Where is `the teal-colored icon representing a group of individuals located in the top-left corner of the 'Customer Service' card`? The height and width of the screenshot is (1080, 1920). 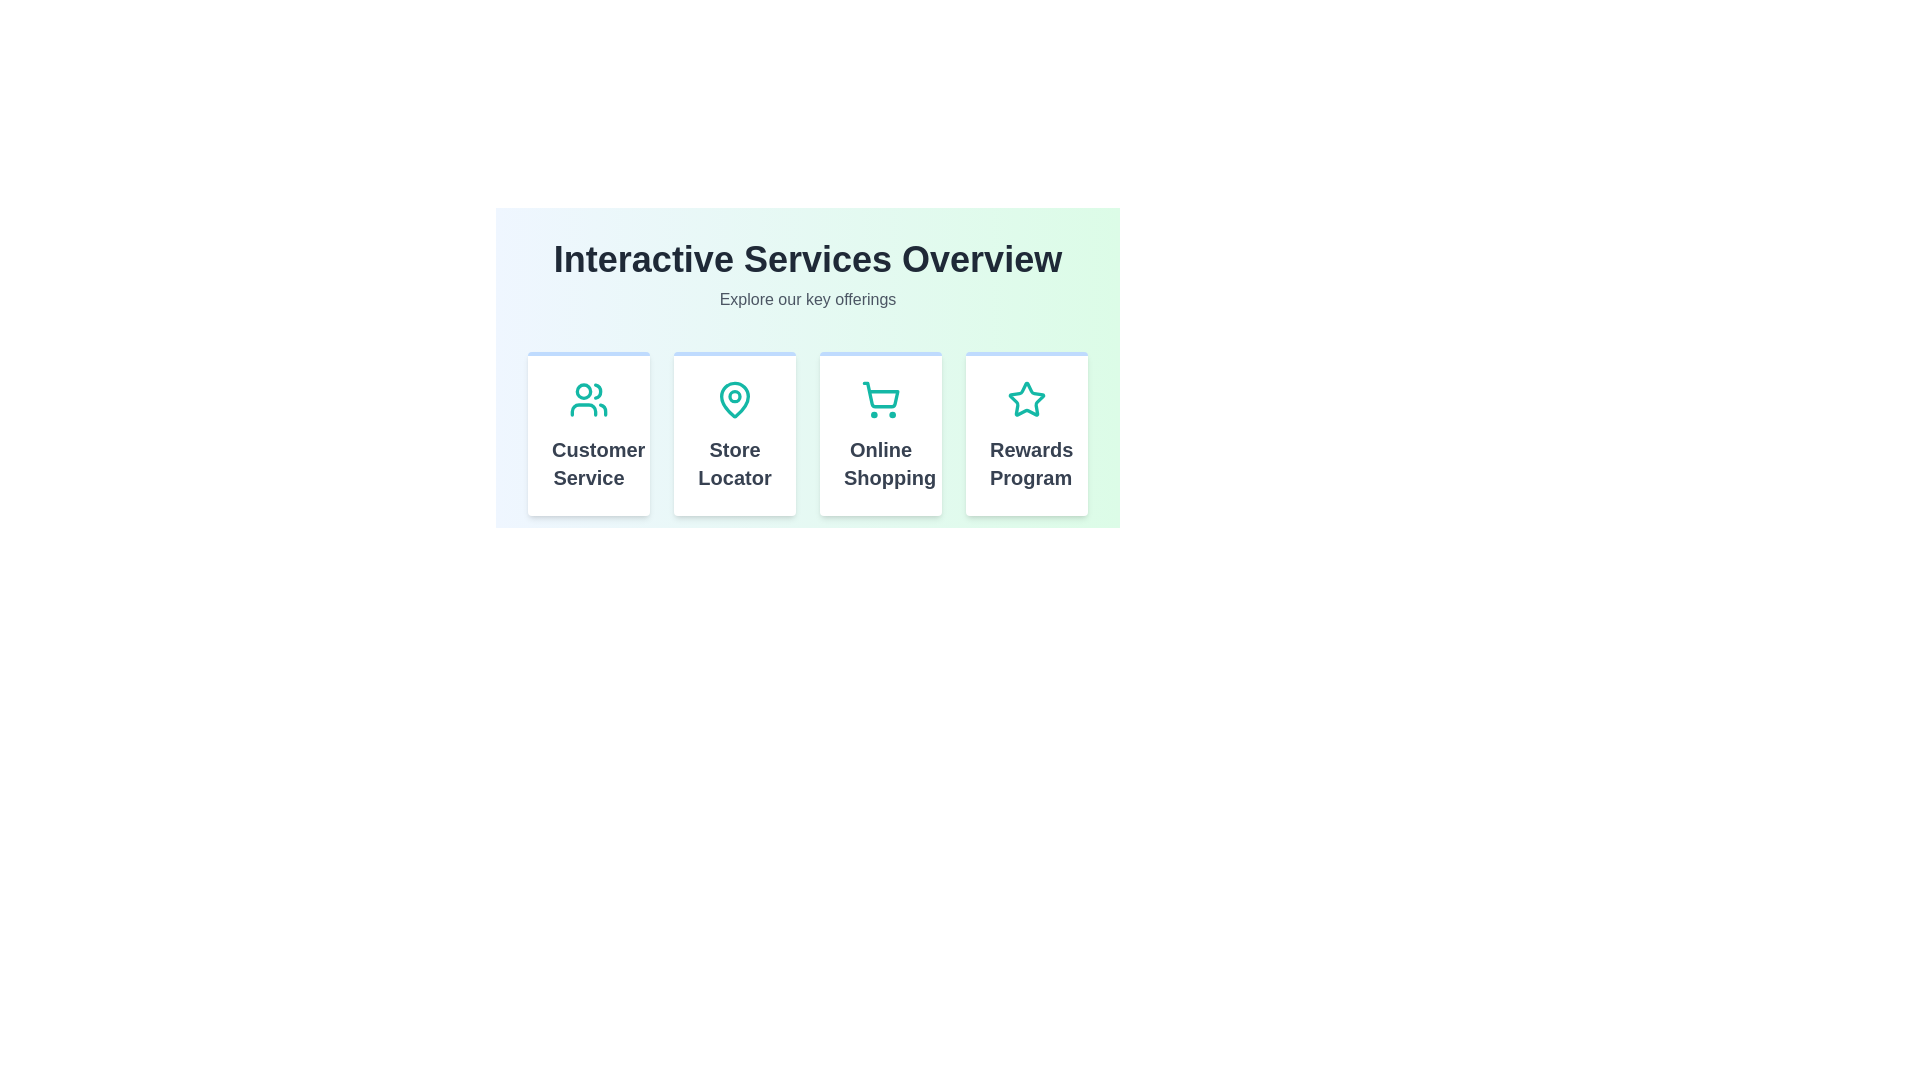 the teal-colored icon representing a group of individuals located in the top-left corner of the 'Customer Service' card is located at coordinates (588, 400).